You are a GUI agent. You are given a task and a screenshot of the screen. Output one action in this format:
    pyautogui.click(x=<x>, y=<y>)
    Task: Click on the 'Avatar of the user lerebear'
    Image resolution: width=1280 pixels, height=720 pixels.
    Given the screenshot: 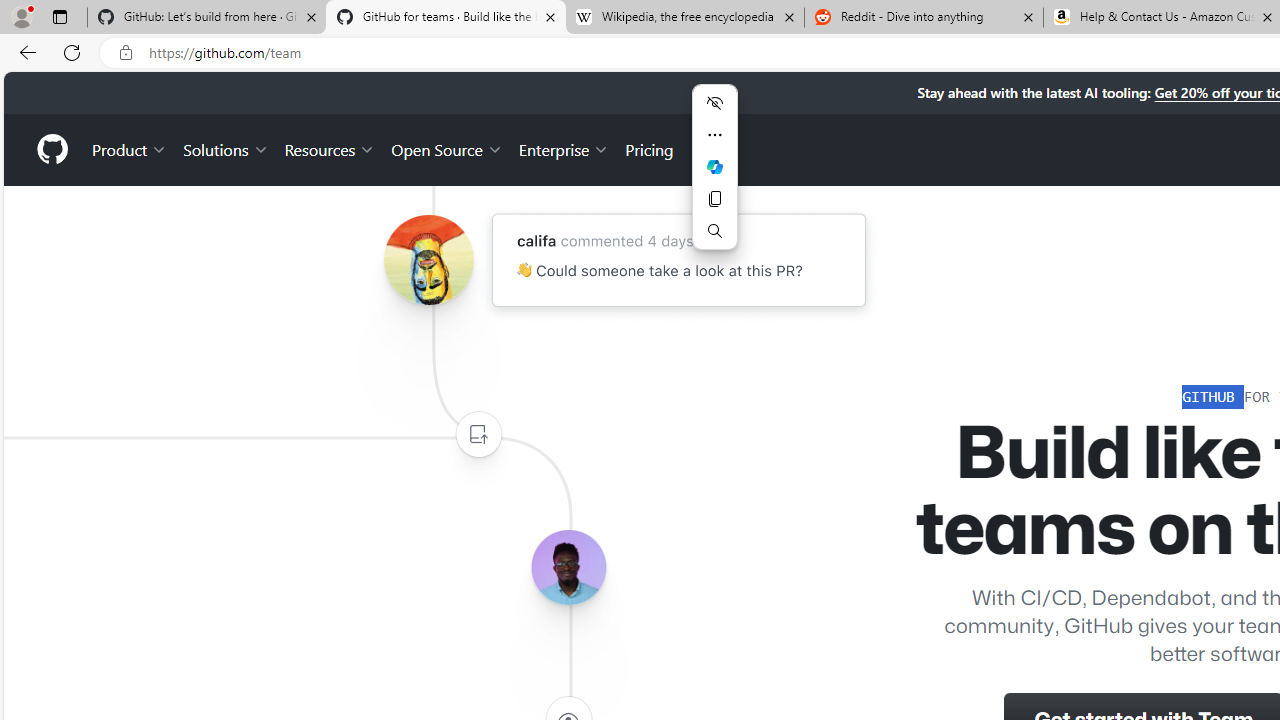 What is the action you would take?
    pyautogui.click(x=567, y=568)
    